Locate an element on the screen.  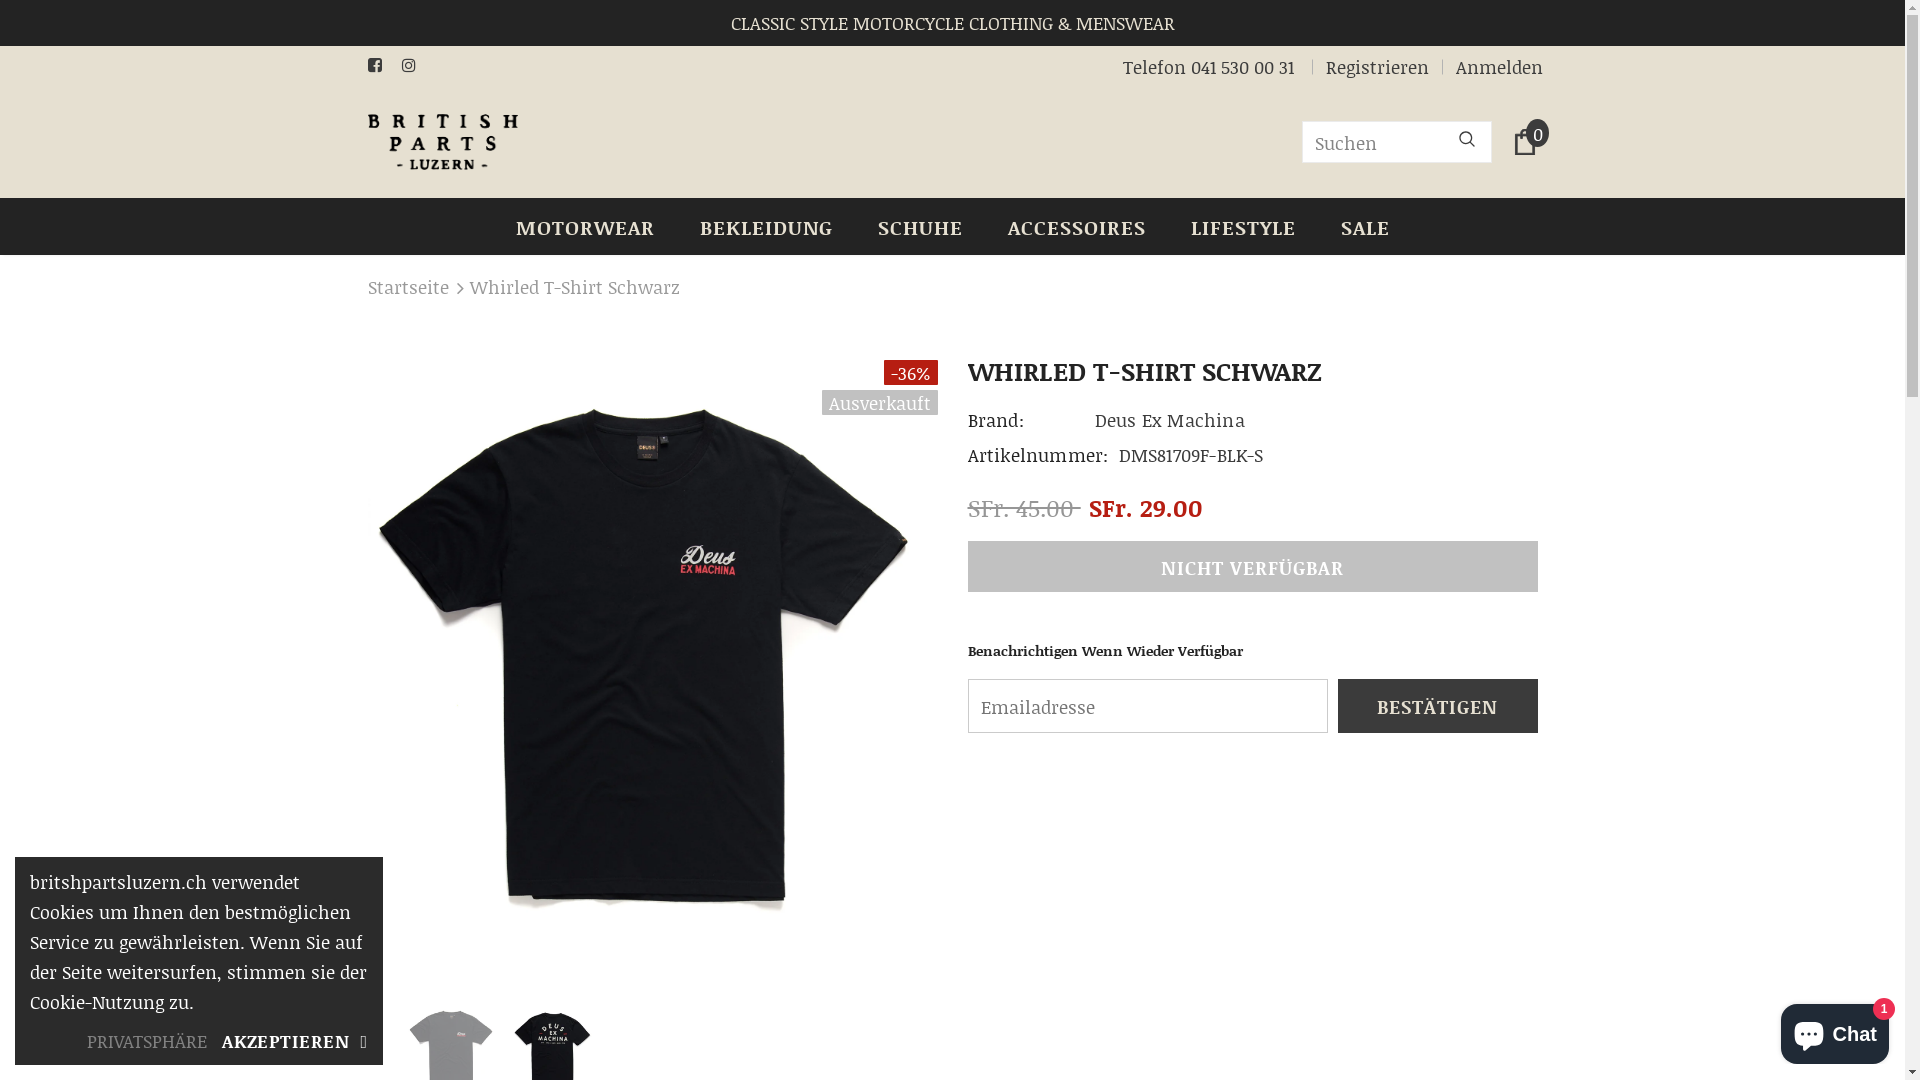
'Instagram' is located at coordinates (413, 64).